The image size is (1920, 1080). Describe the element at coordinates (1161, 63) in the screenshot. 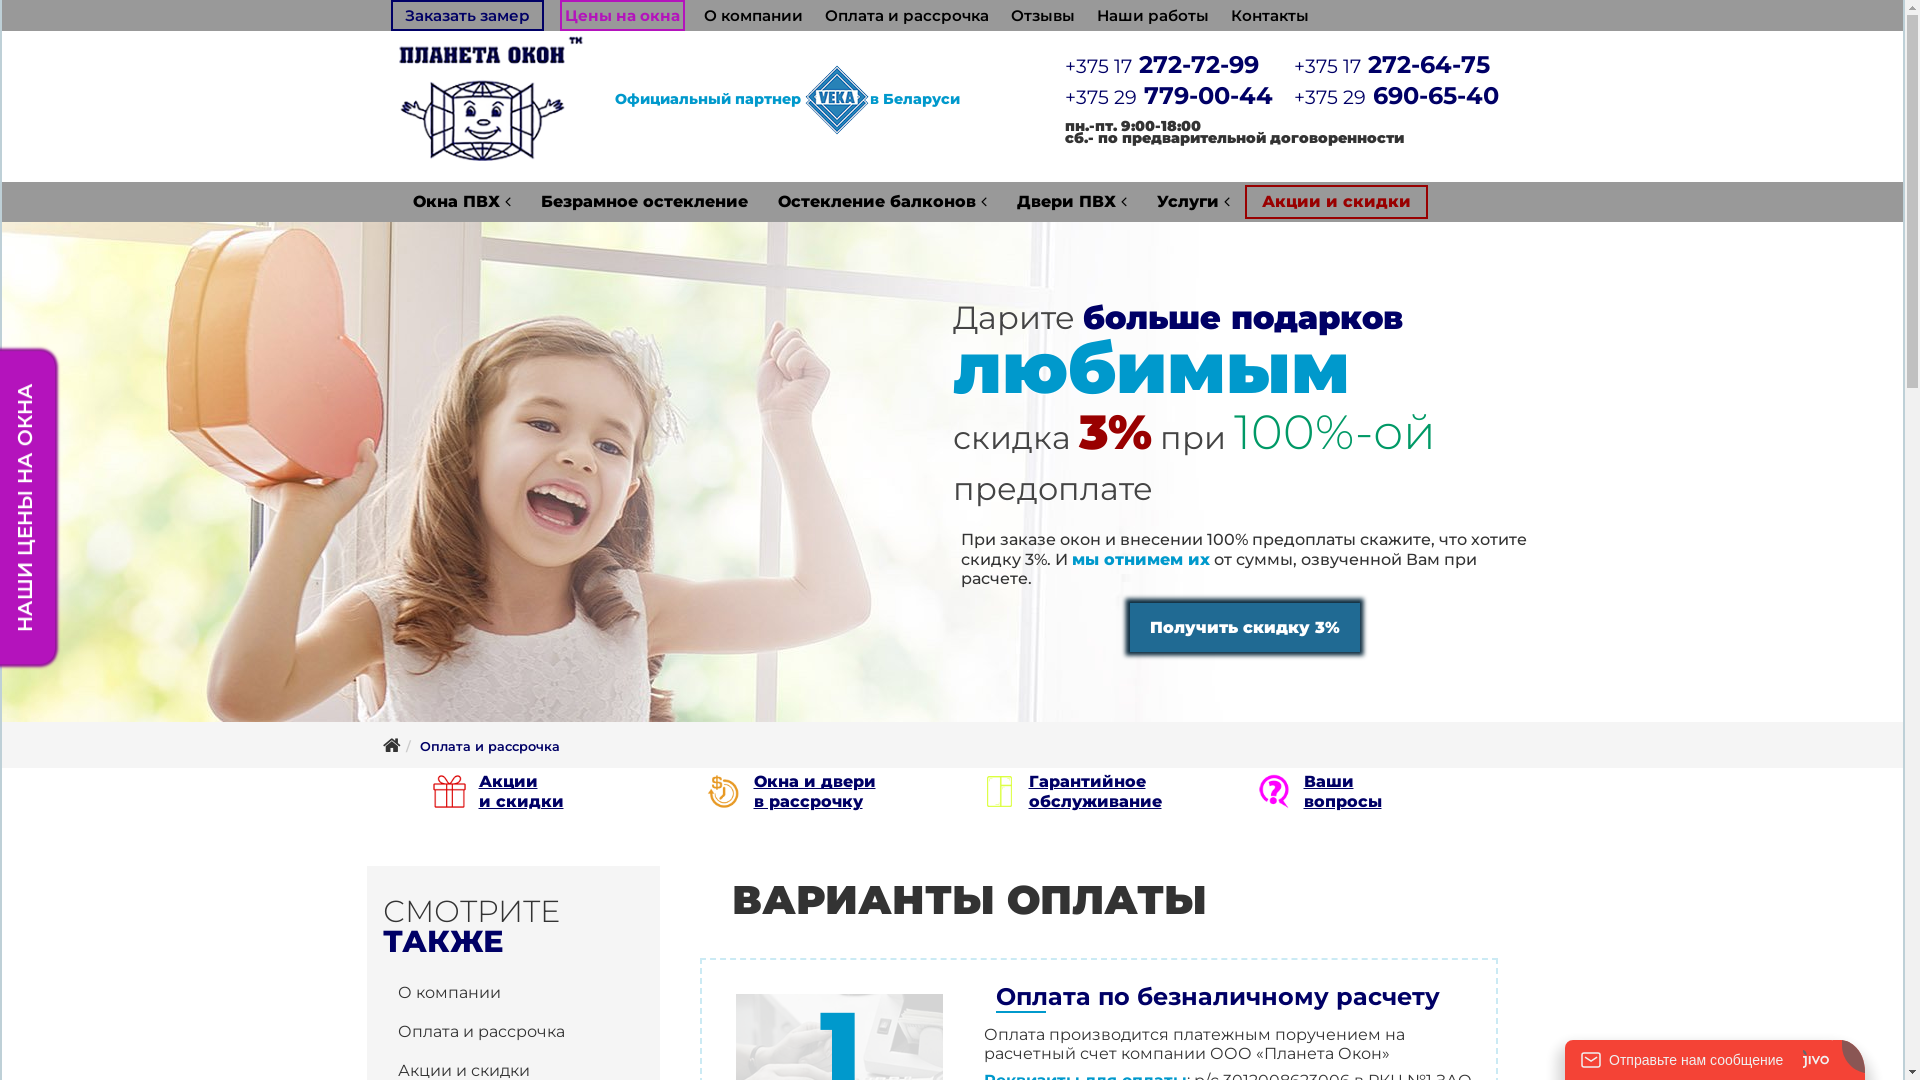

I see `'+375 17 272-72-99'` at that location.